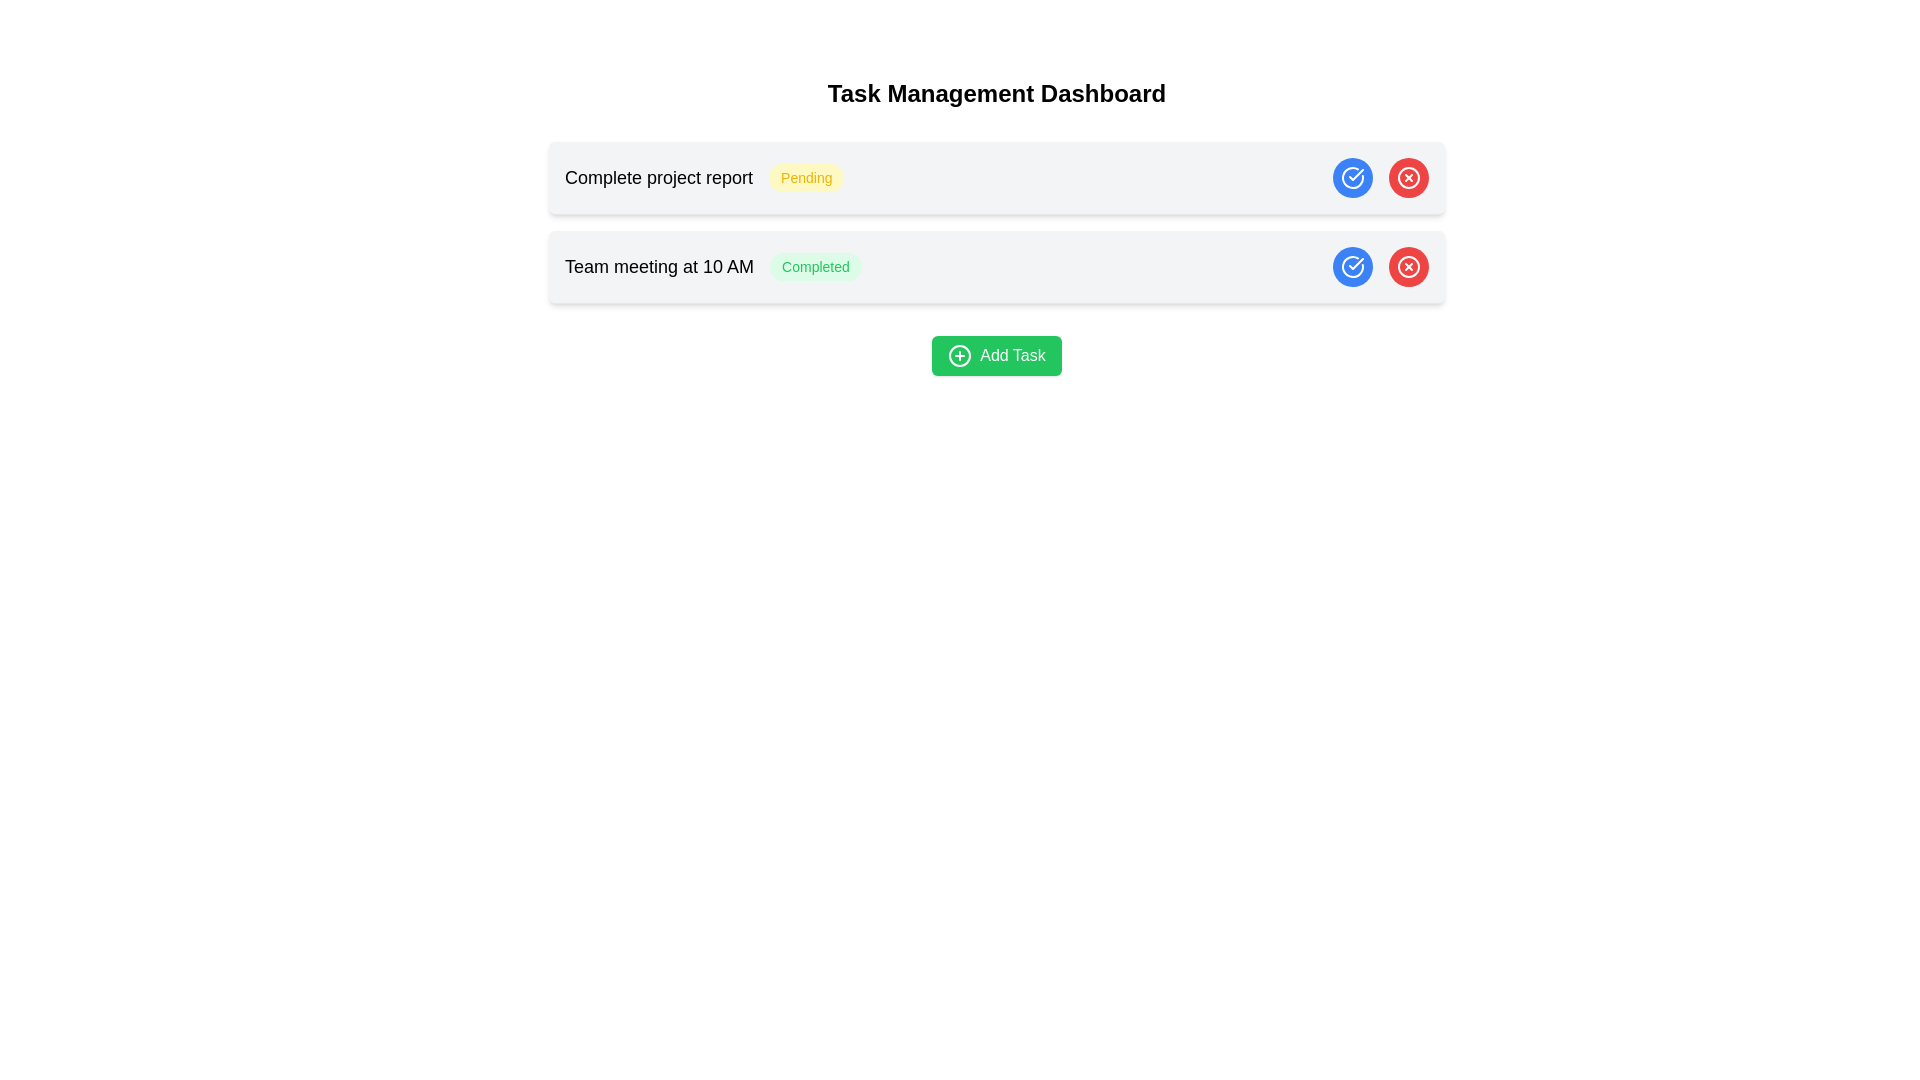 The image size is (1920, 1080). What do you see at coordinates (997, 93) in the screenshot?
I see `the static text element that serves as the title or header of the dashboard, providing context about the interface` at bounding box center [997, 93].